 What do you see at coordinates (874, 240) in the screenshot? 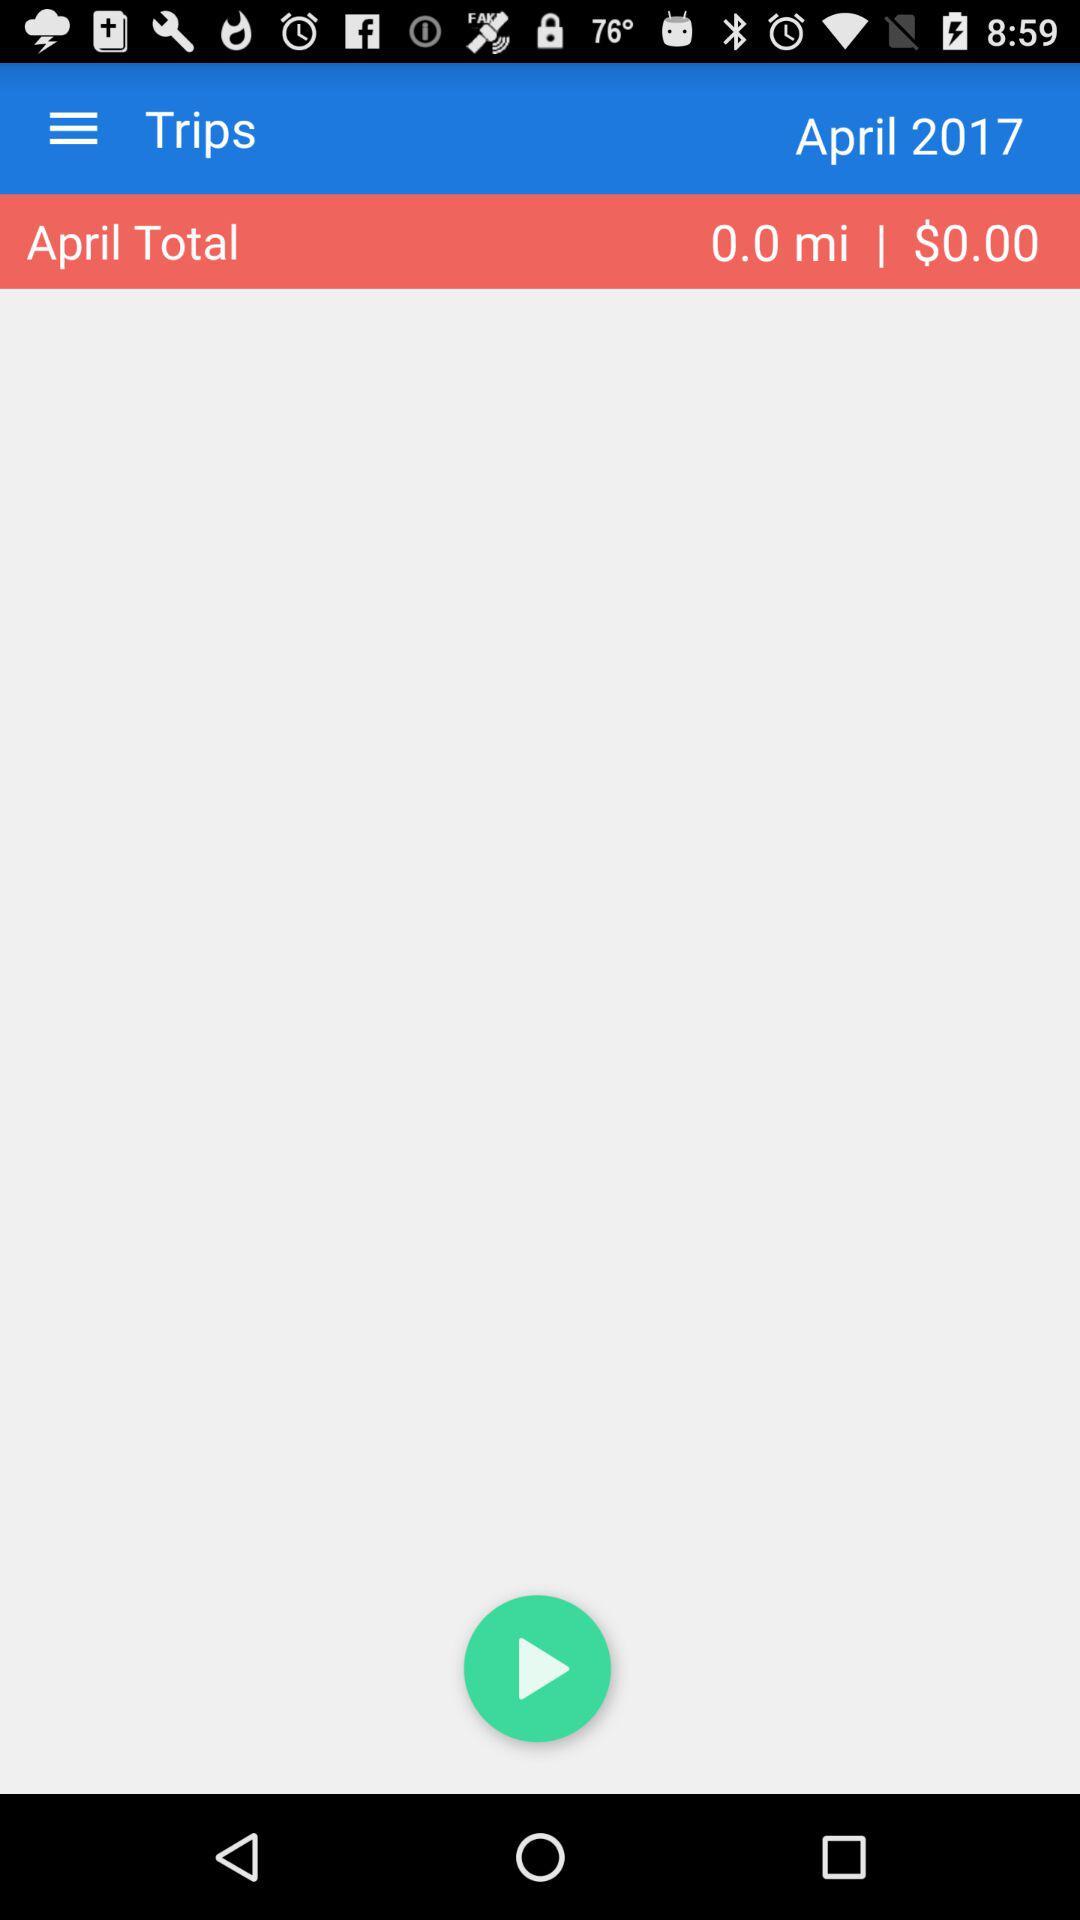
I see `the 0 0 mi item` at bounding box center [874, 240].